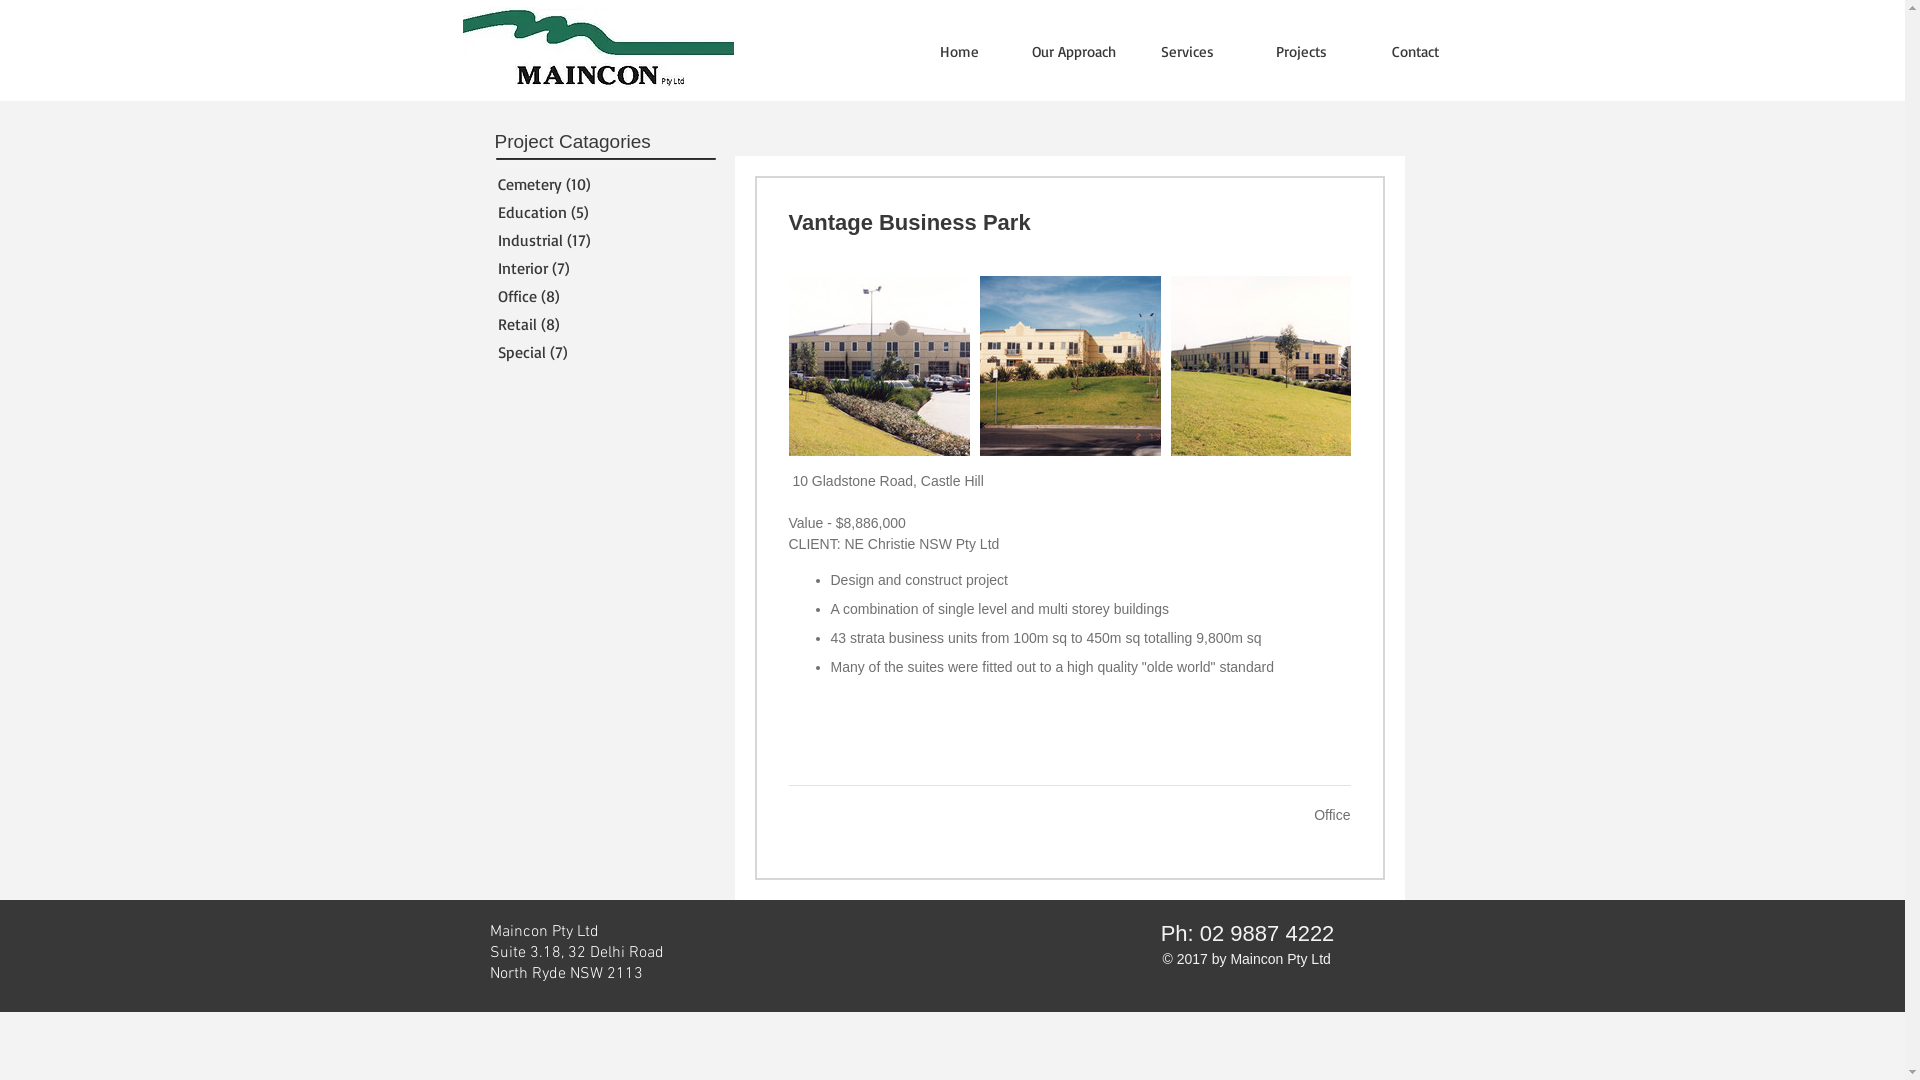 This screenshot has width=1920, height=1080. I want to click on 'Interior (7)', so click(597, 266).